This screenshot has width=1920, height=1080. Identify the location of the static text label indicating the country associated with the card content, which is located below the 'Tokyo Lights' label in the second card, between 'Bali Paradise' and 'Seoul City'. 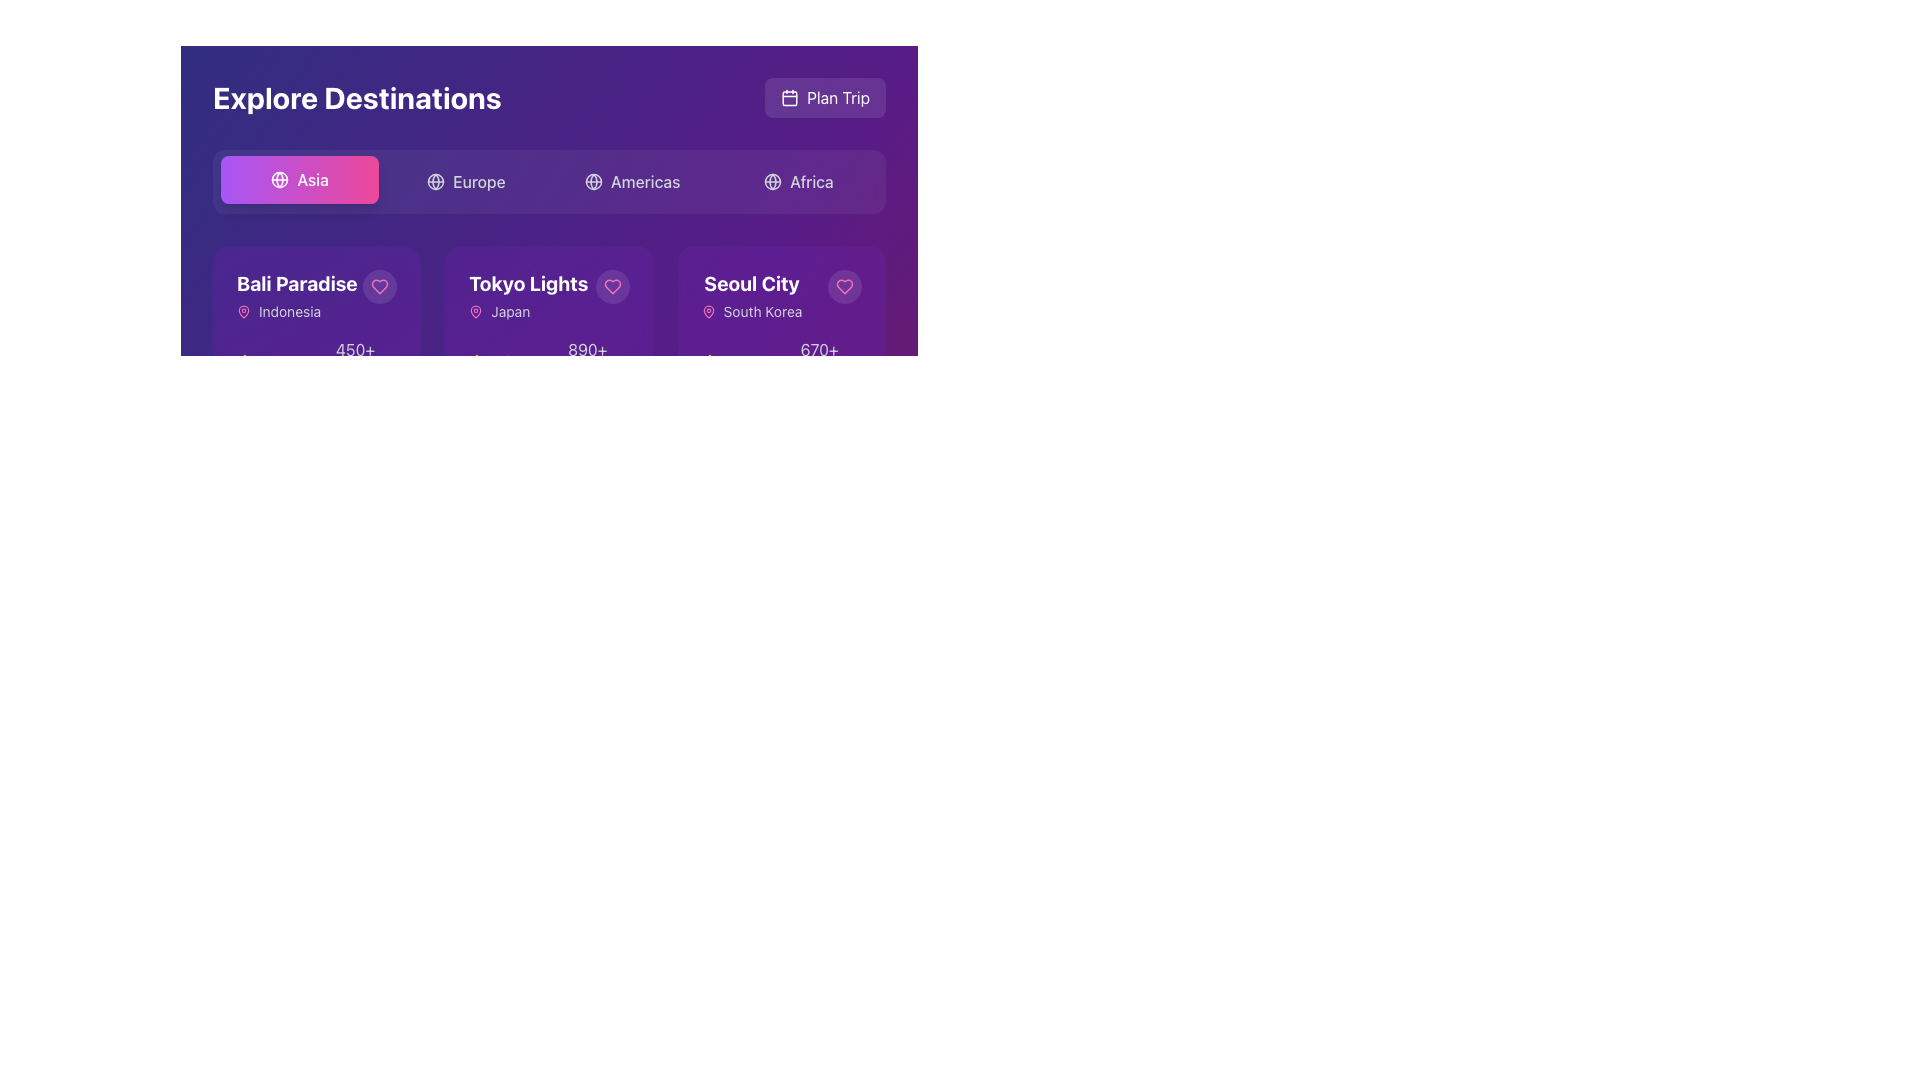
(510, 312).